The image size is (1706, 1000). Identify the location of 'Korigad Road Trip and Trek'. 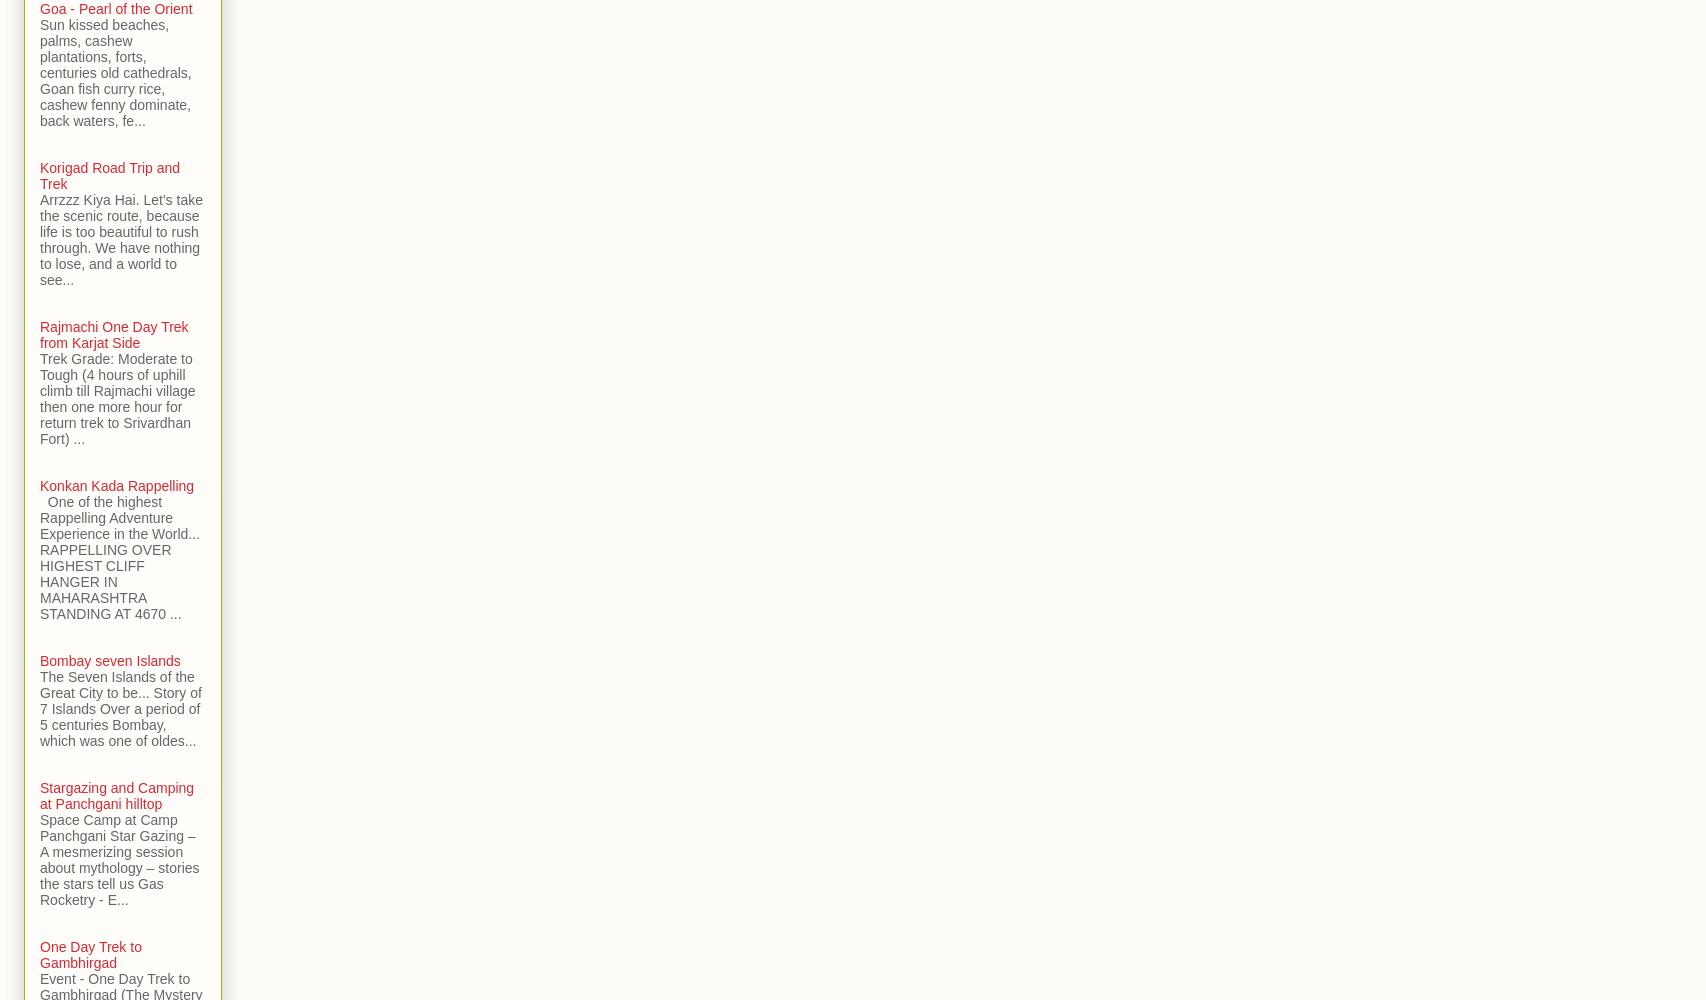
(110, 176).